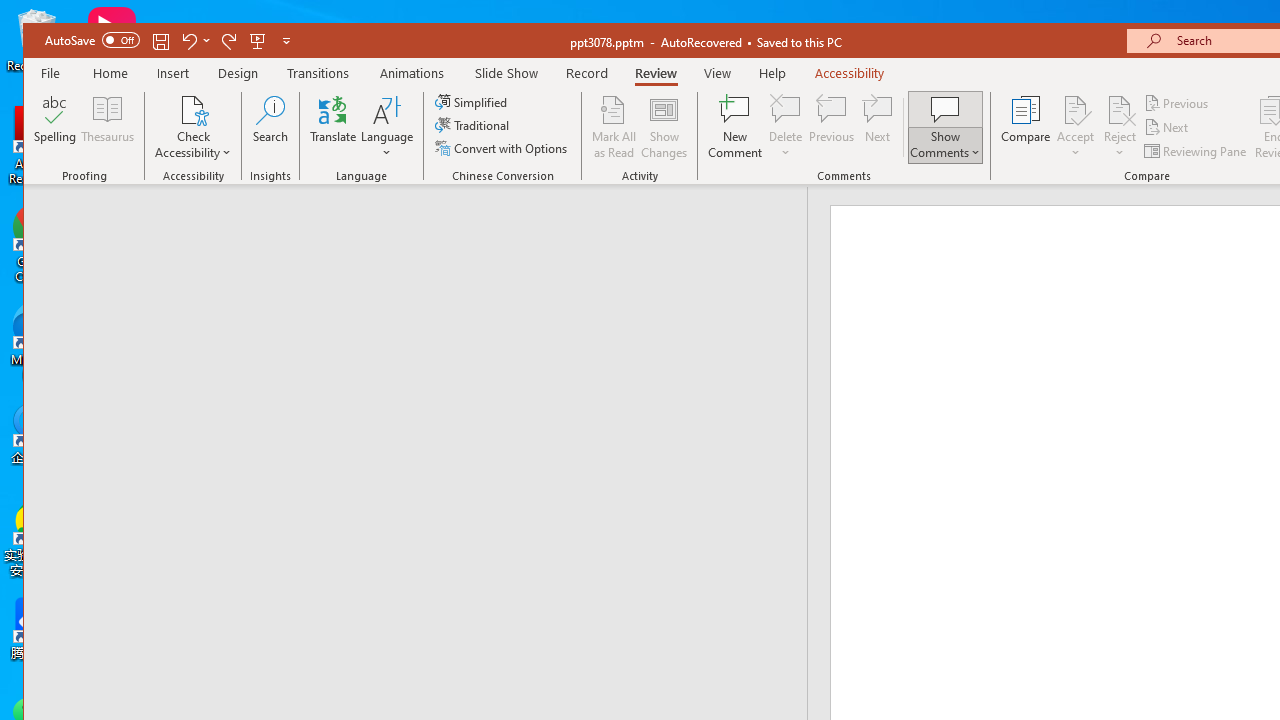  Describe the element at coordinates (333, 127) in the screenshot. I see `'Translate'` at that location.